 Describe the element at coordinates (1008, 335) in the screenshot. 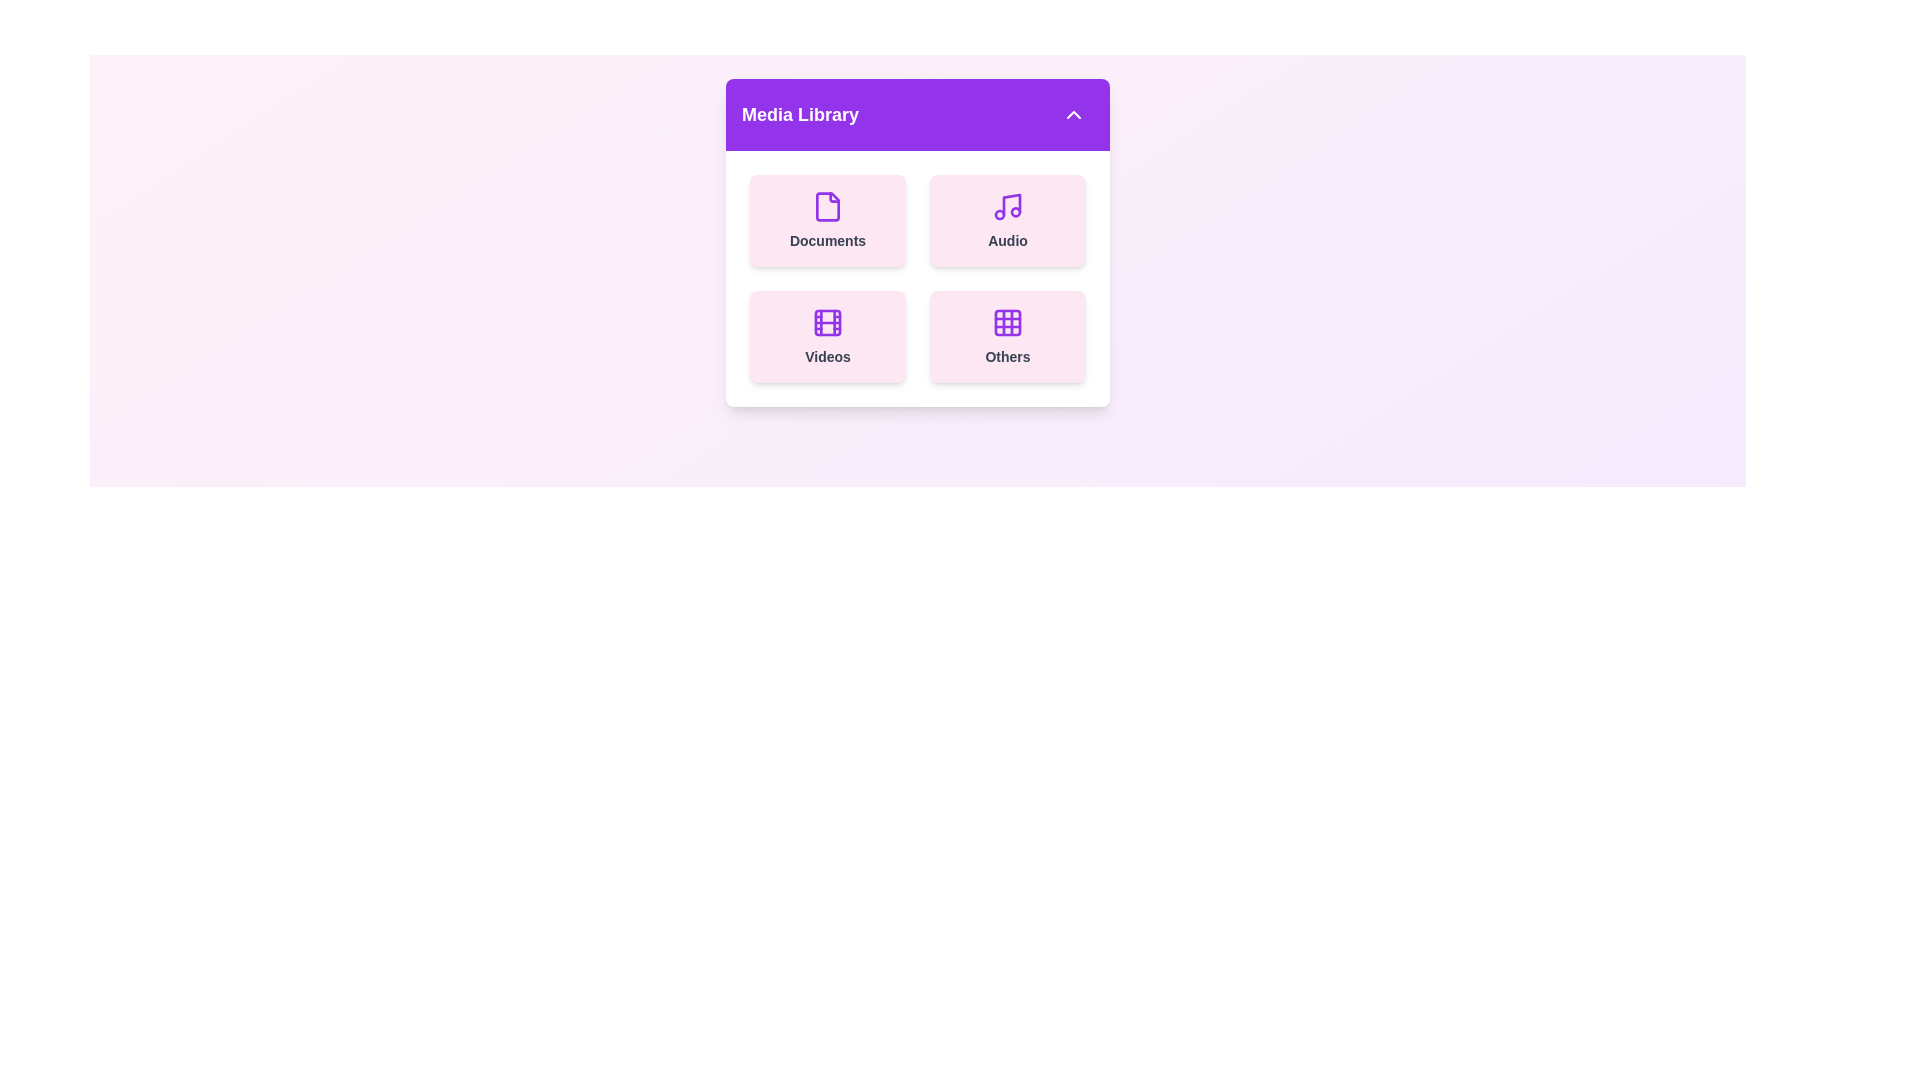

I see `the 'Others' card to select it` at that location.